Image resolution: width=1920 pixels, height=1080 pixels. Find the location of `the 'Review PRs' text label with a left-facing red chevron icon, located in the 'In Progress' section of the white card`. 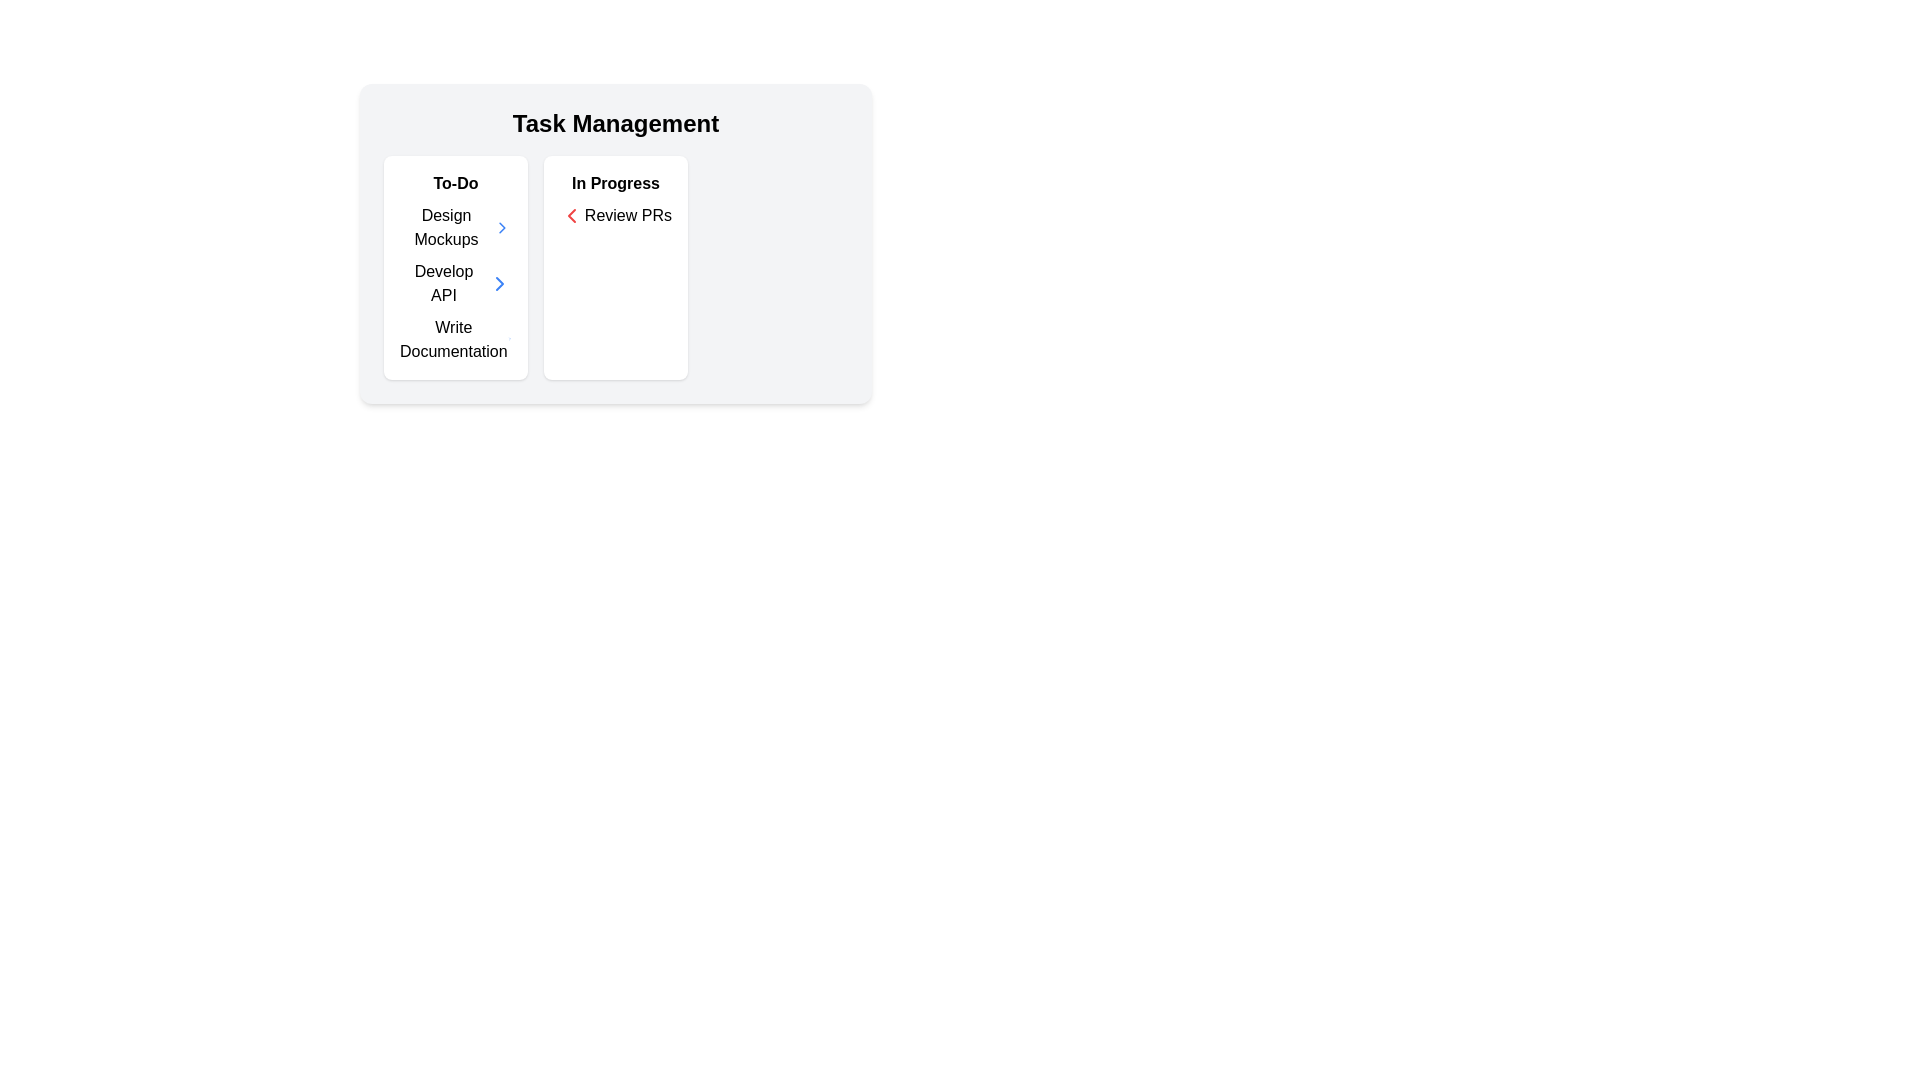

the 'Review PRs' text label with a left-facing red chevron icon, located in the 'In Progress' section of the white card is located at coordinates (614, 216).